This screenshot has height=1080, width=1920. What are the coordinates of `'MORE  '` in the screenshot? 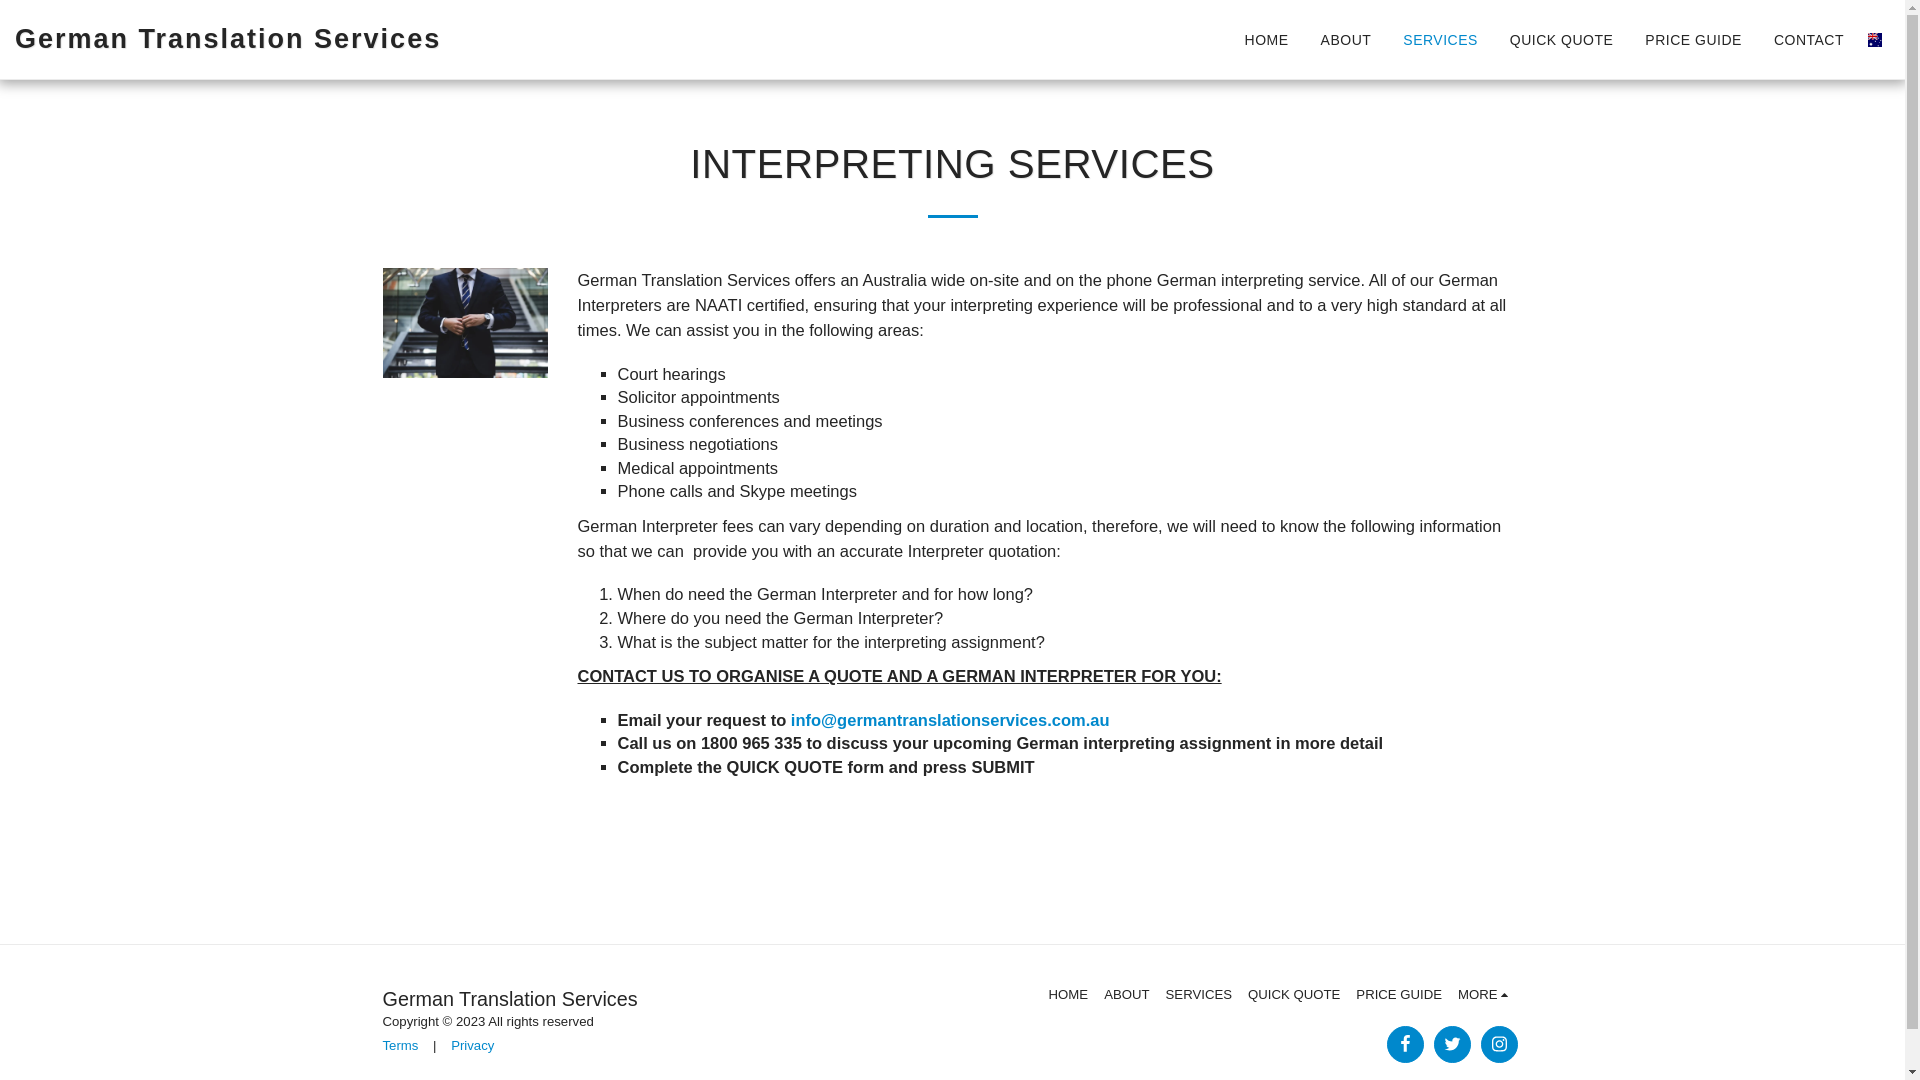 It's located at (1486, 995).